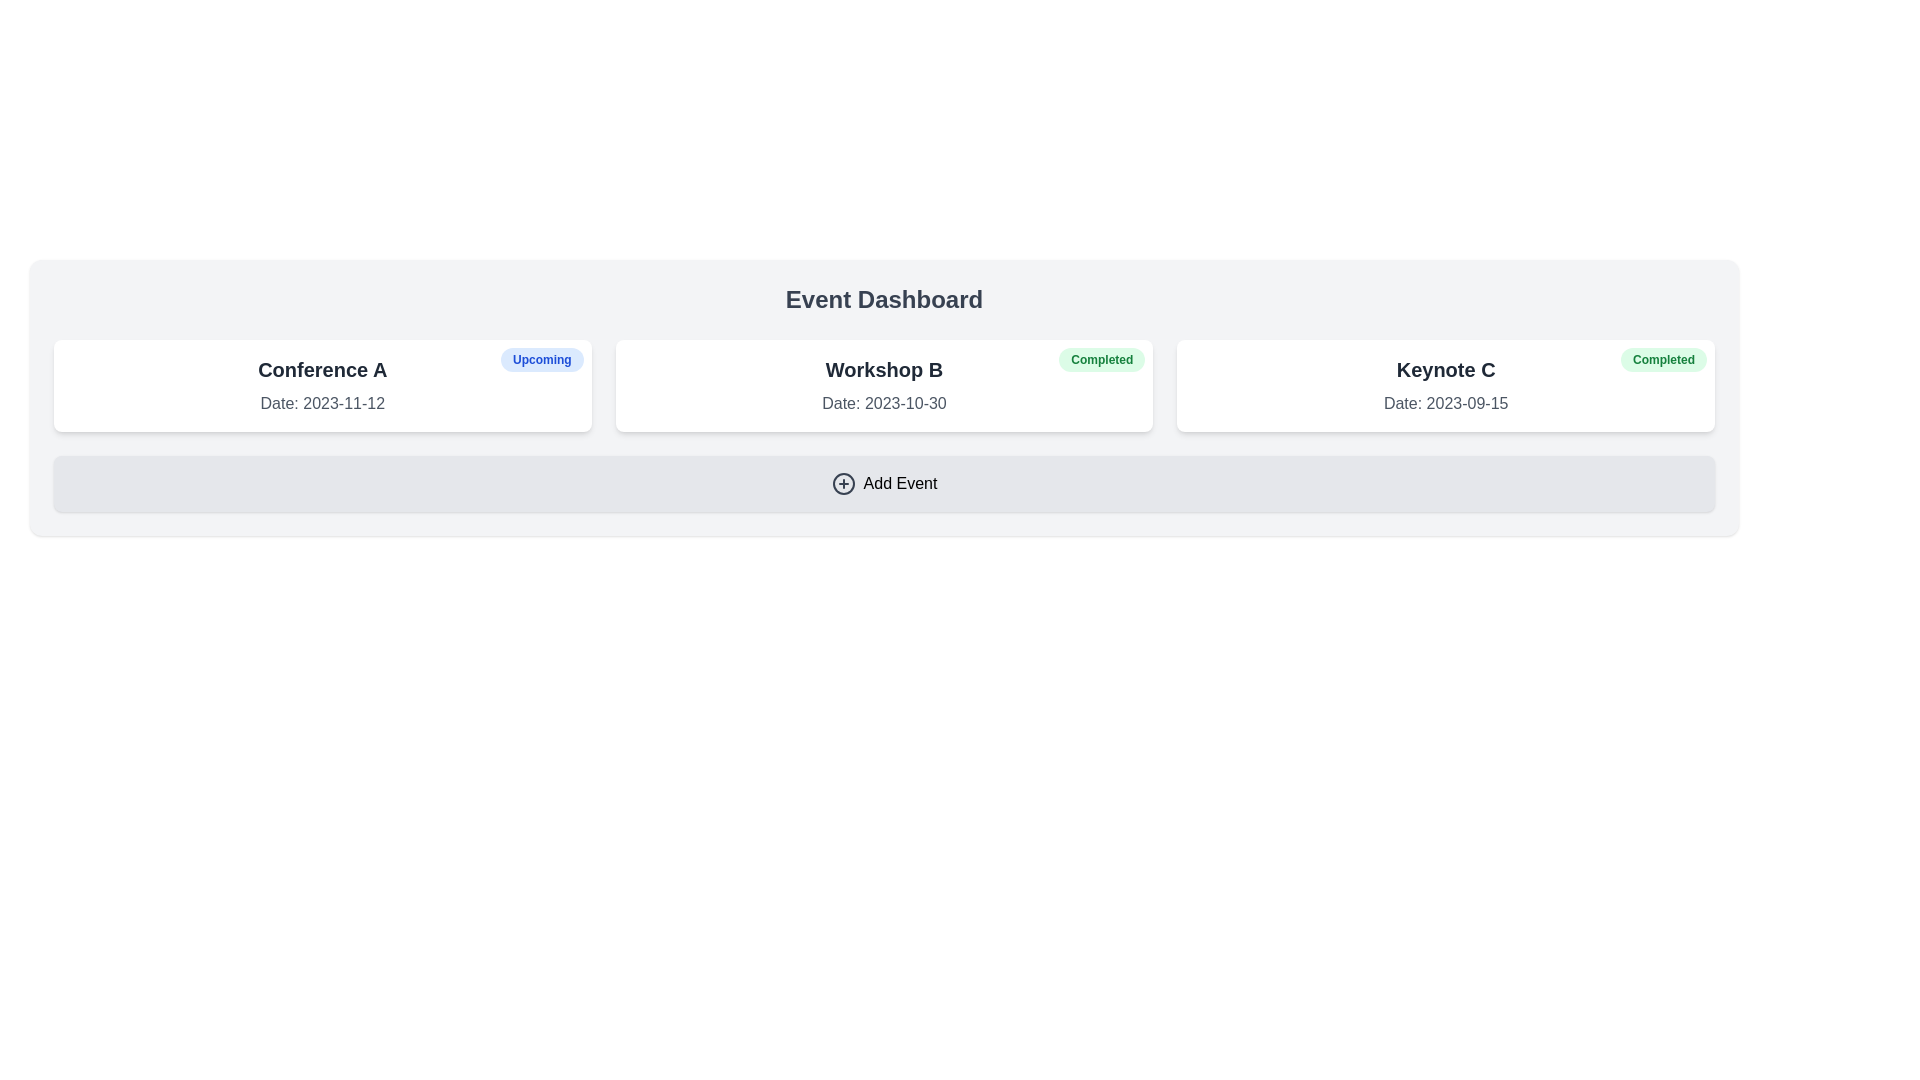  I want to click on the text label displaying the date of the event 'Keynote C', which is located below the title within the event card, so click(1446, 404).